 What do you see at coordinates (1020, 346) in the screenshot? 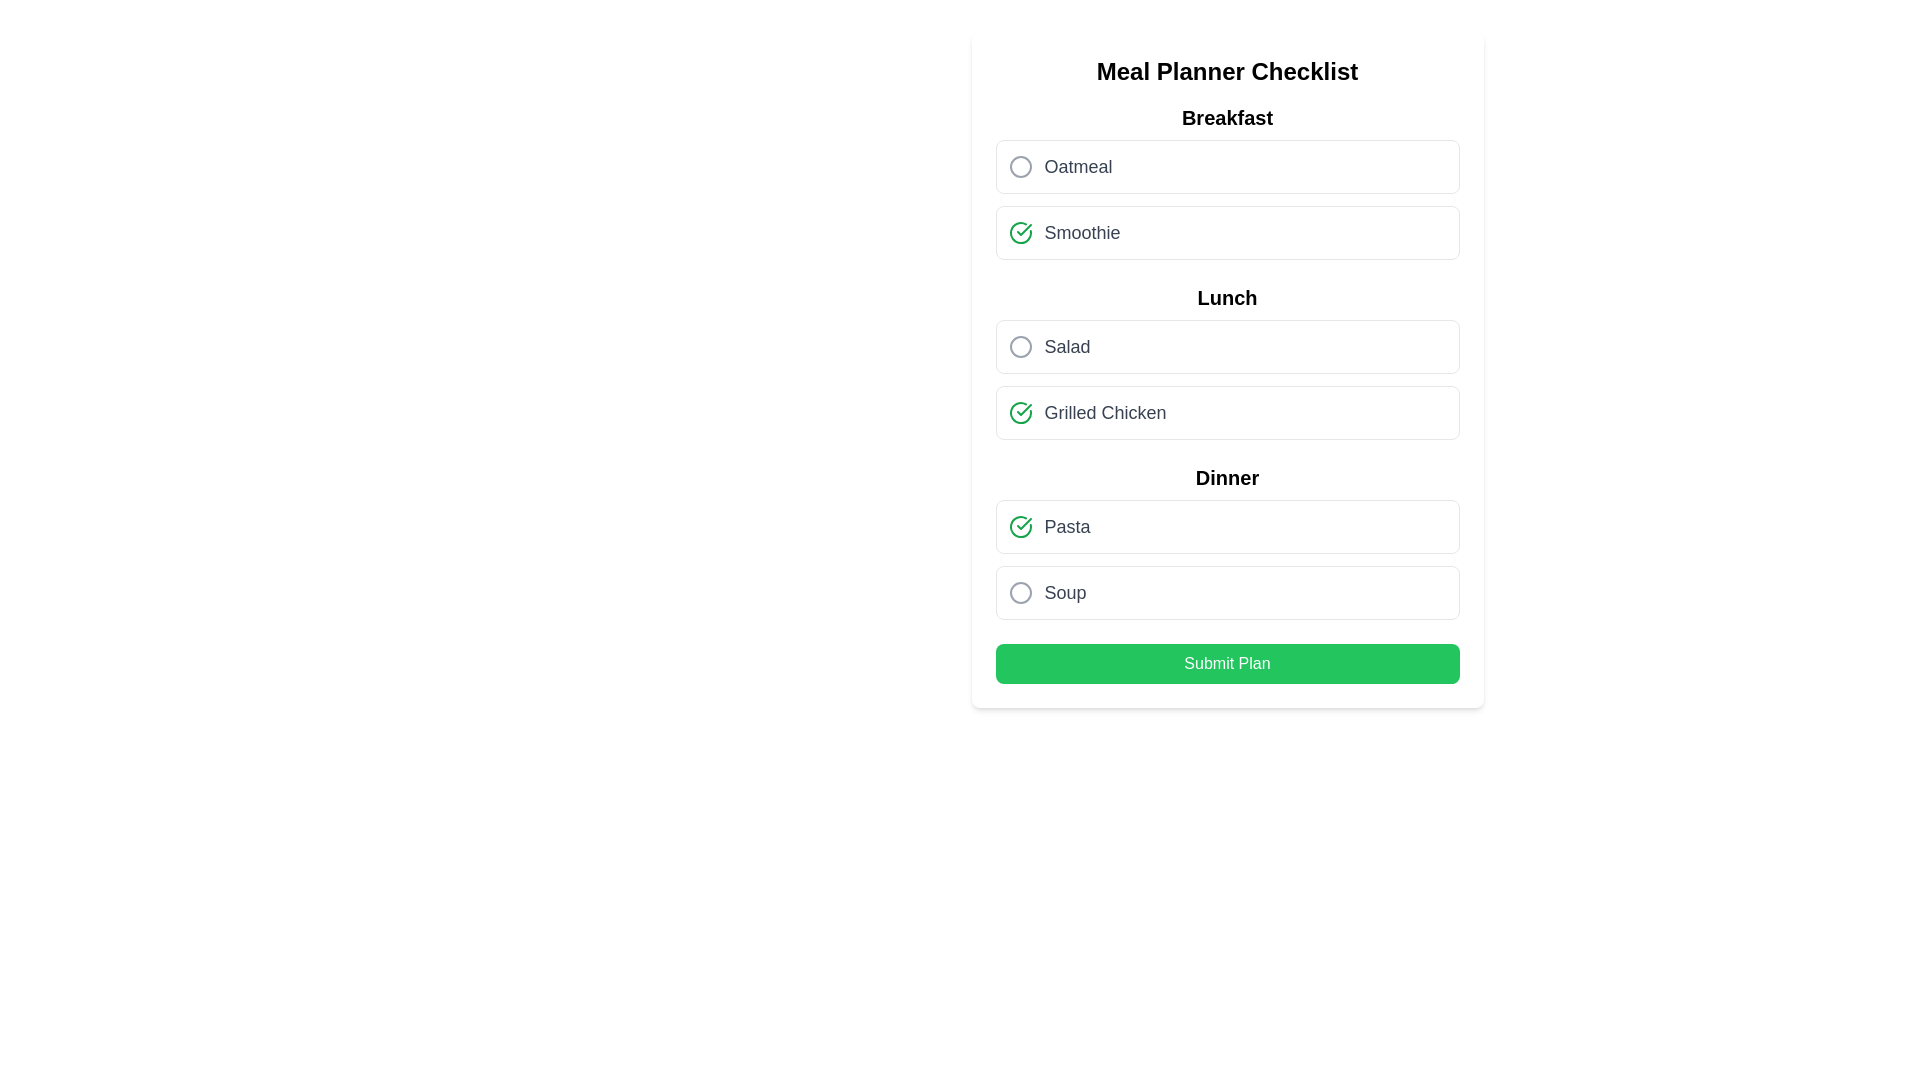
I see `the circular graphic element indicating the 'Salad' option in the Lunch section of the meal planner checklist` at bounding box center [1020, 346].